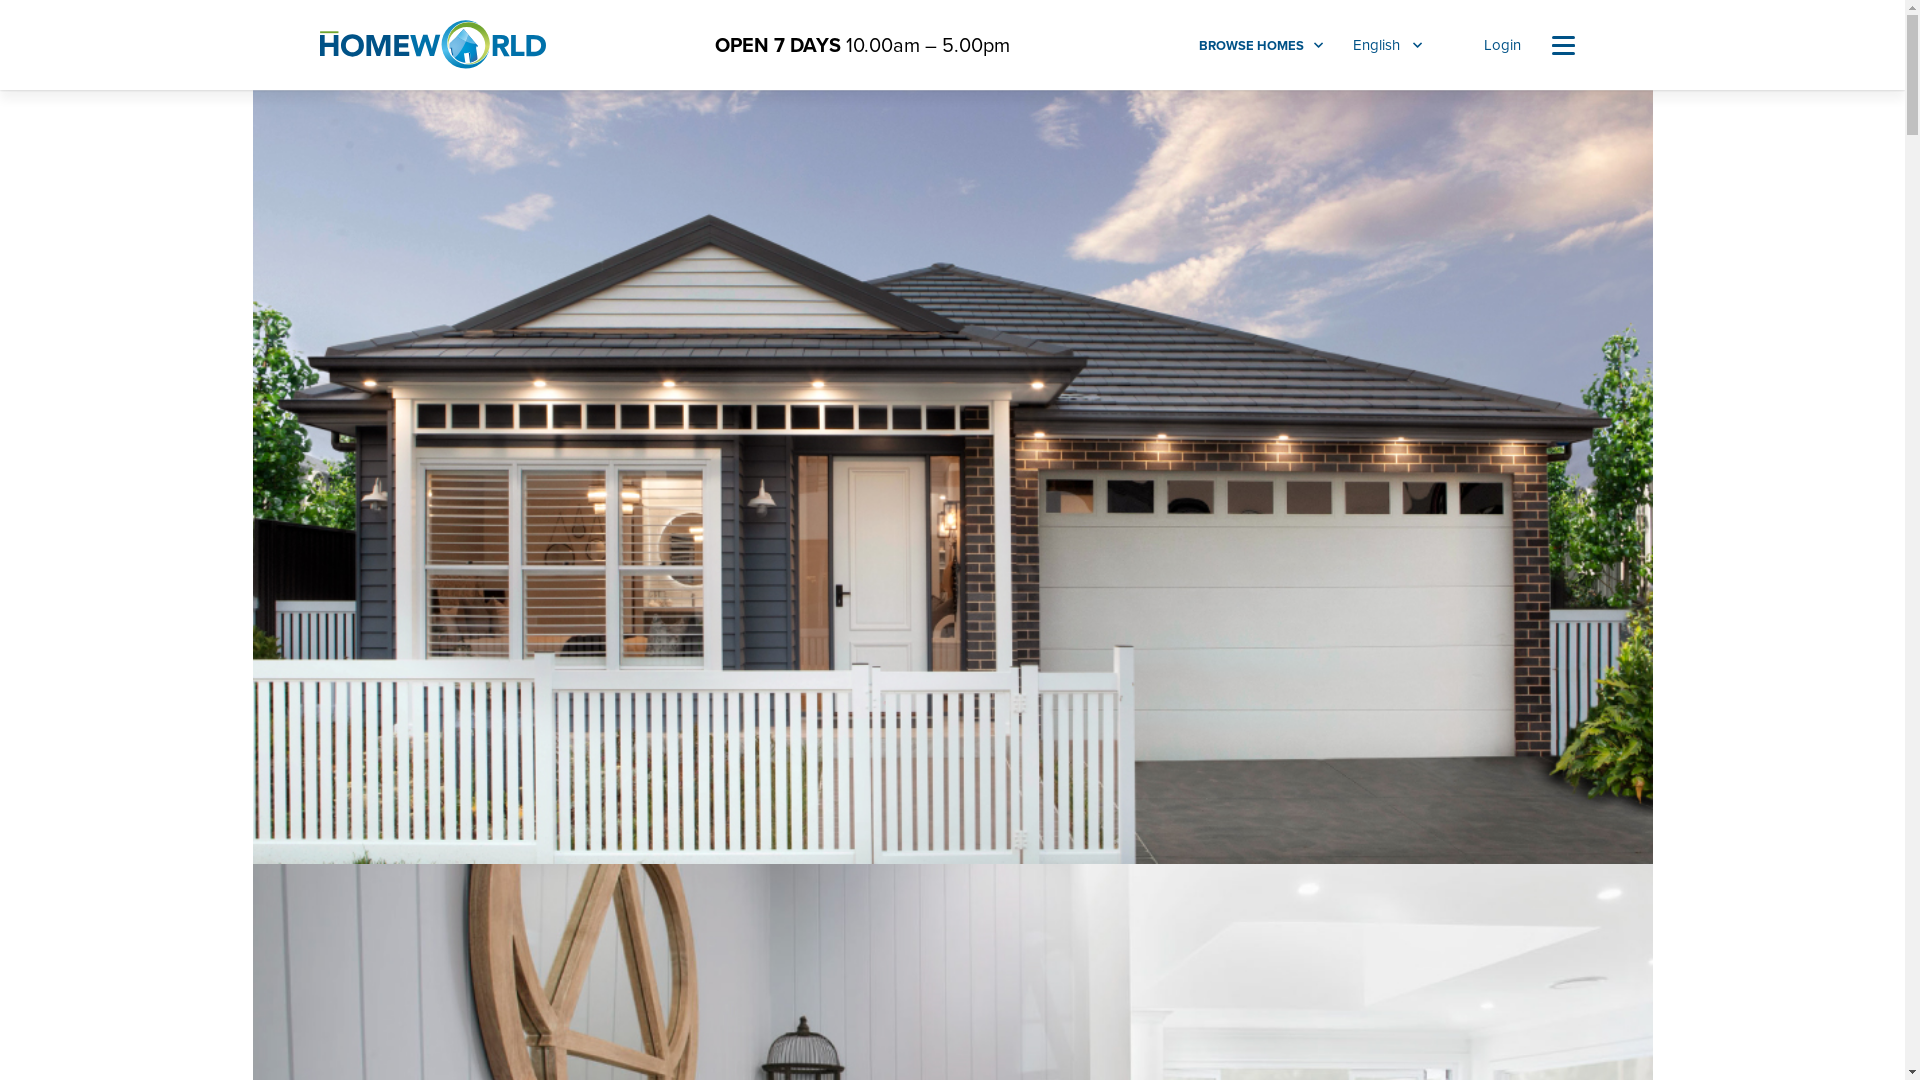 The width and height of the screenshot is (1920, 1080). What do you see at coordinates (1502, 45) in the screenshot?
I see `'Login'` at bounding box center [1502, 45].